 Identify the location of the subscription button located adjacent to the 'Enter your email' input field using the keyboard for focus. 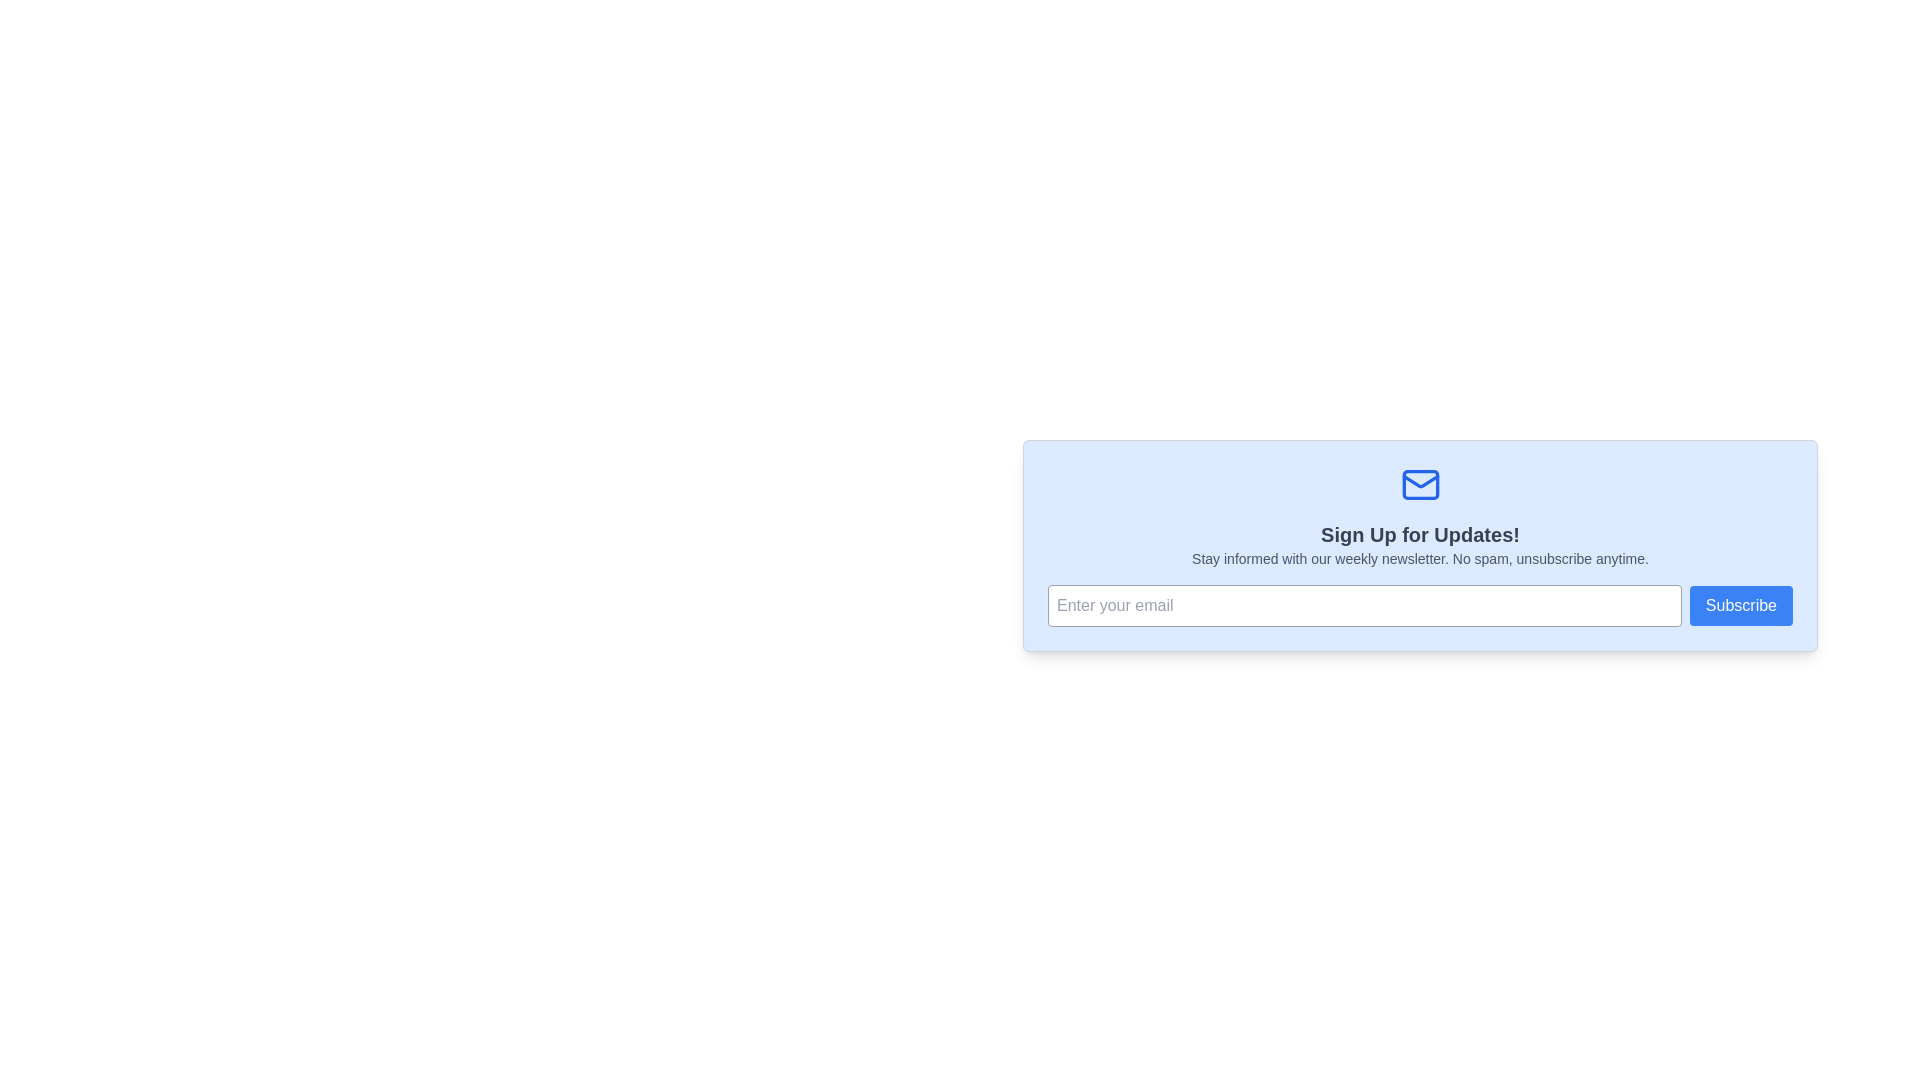
(1740, 604).